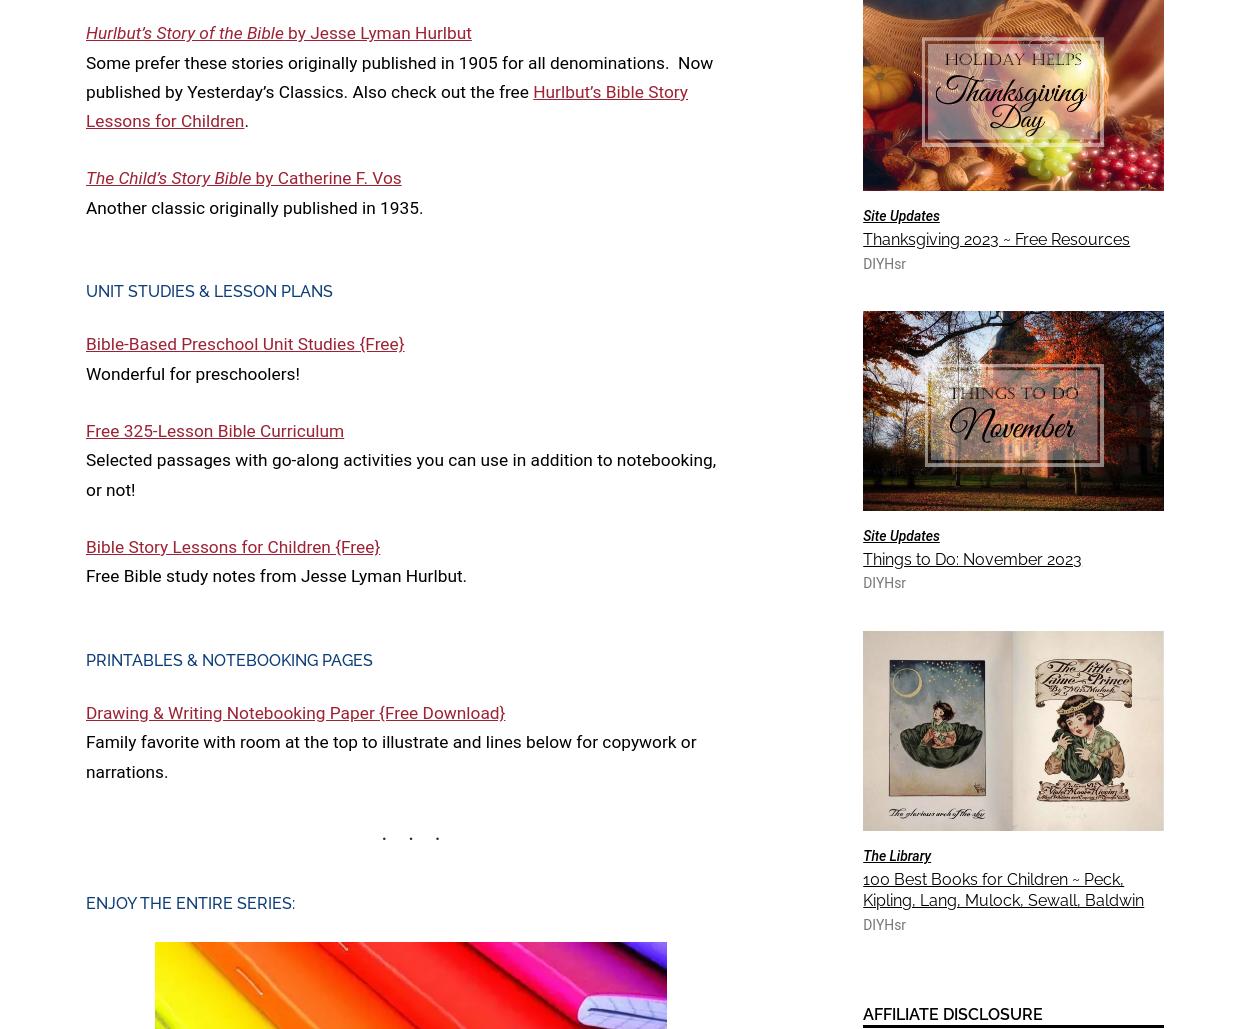 This screenshot has width=1250, height=1029. What do you see at coordinates (85, 710) in the screenshot?
I see `'Drawing & Writing Notebooking Paper {Free Download}'` at bounding box center [85, 710].